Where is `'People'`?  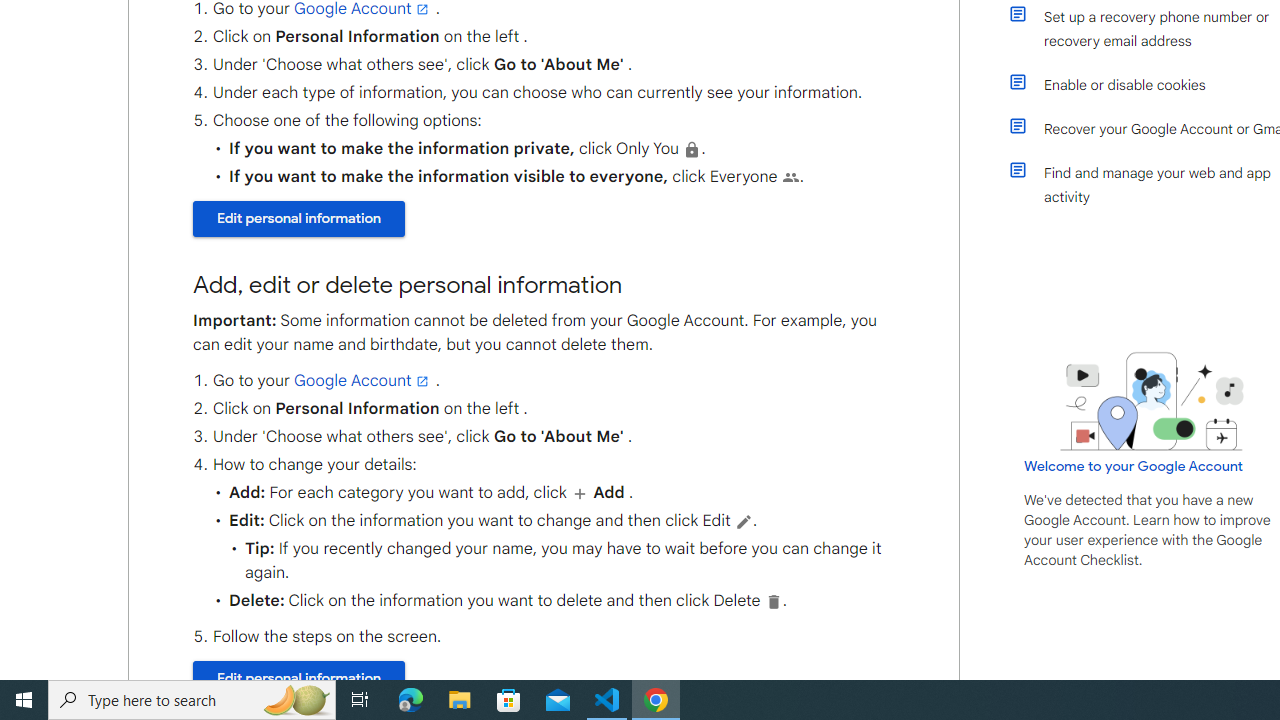 'People' is located at coordinates (789, 176).